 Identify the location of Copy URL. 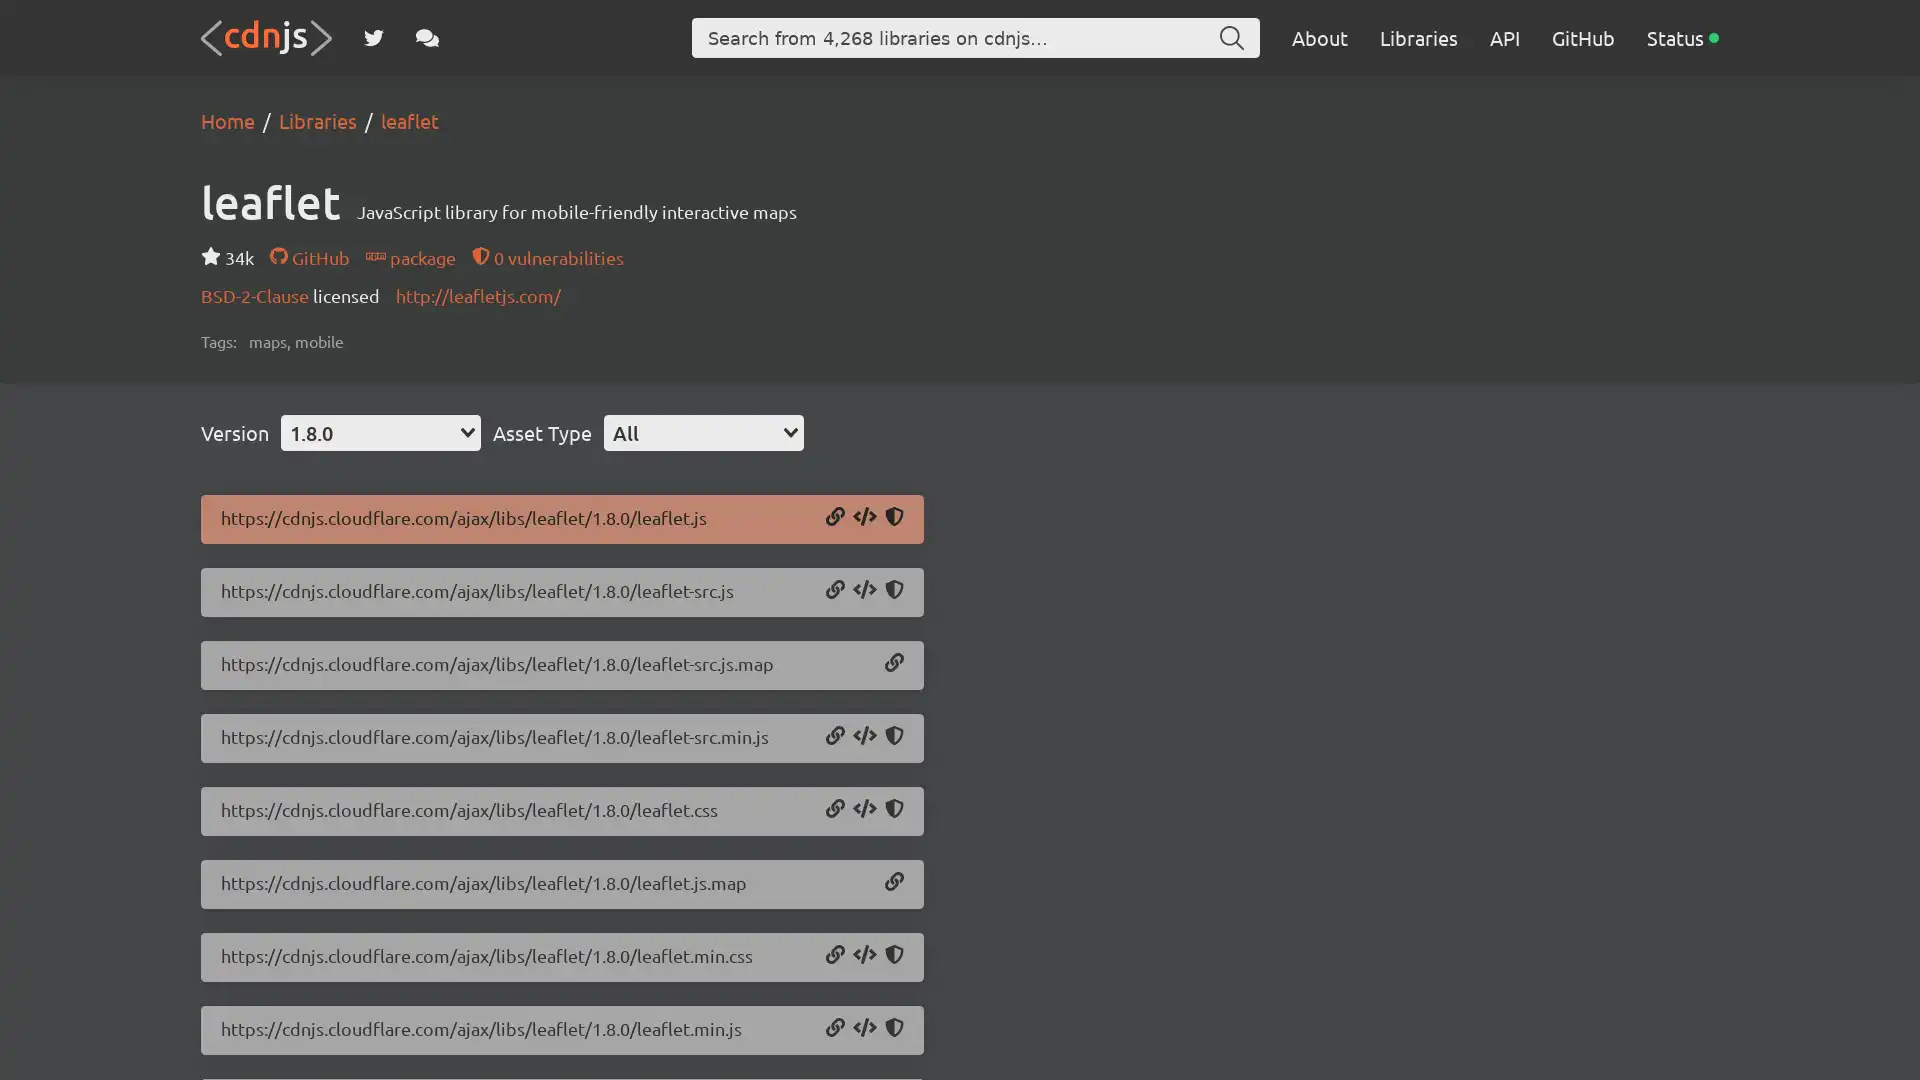
(835, 810).